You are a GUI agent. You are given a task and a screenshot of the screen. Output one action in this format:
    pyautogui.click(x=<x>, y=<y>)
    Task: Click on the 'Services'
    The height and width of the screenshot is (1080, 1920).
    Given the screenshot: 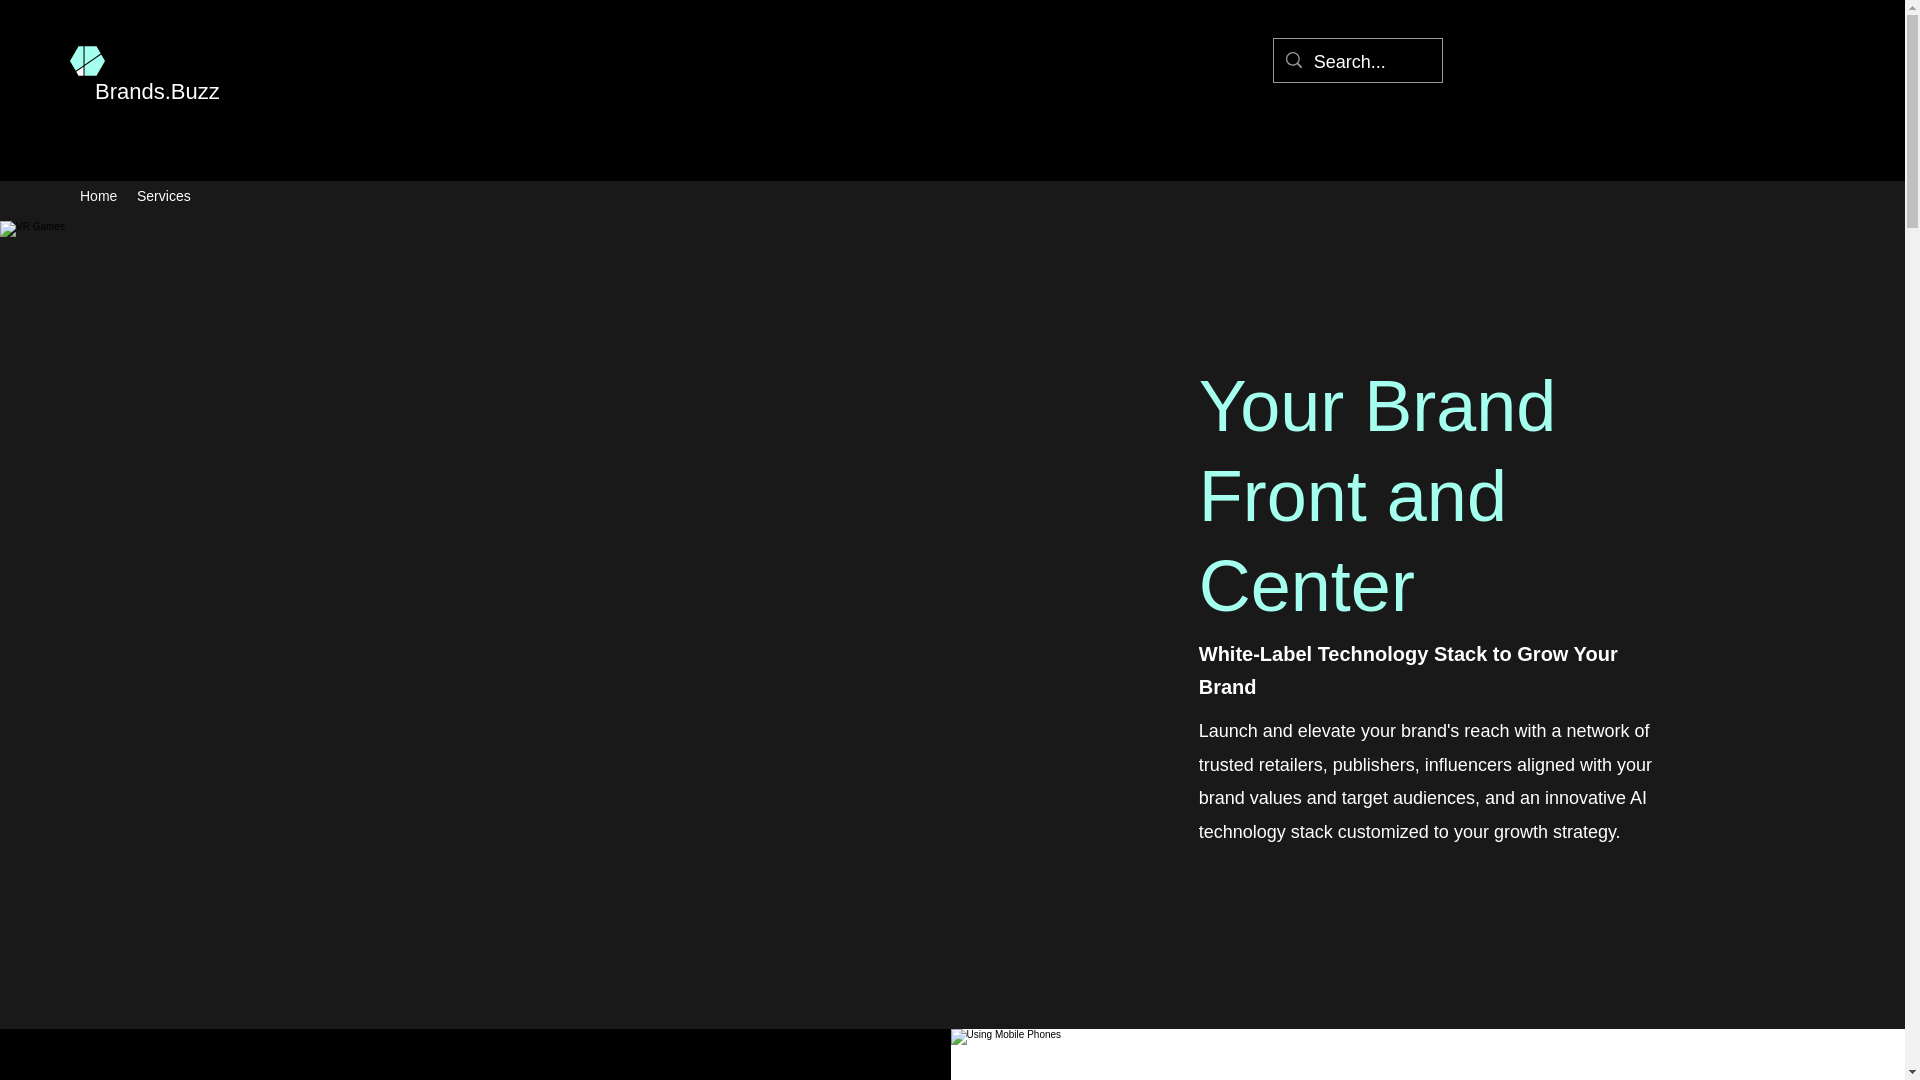 What is the action you would take?
    pyautogui.click(x=163, y=196)
    